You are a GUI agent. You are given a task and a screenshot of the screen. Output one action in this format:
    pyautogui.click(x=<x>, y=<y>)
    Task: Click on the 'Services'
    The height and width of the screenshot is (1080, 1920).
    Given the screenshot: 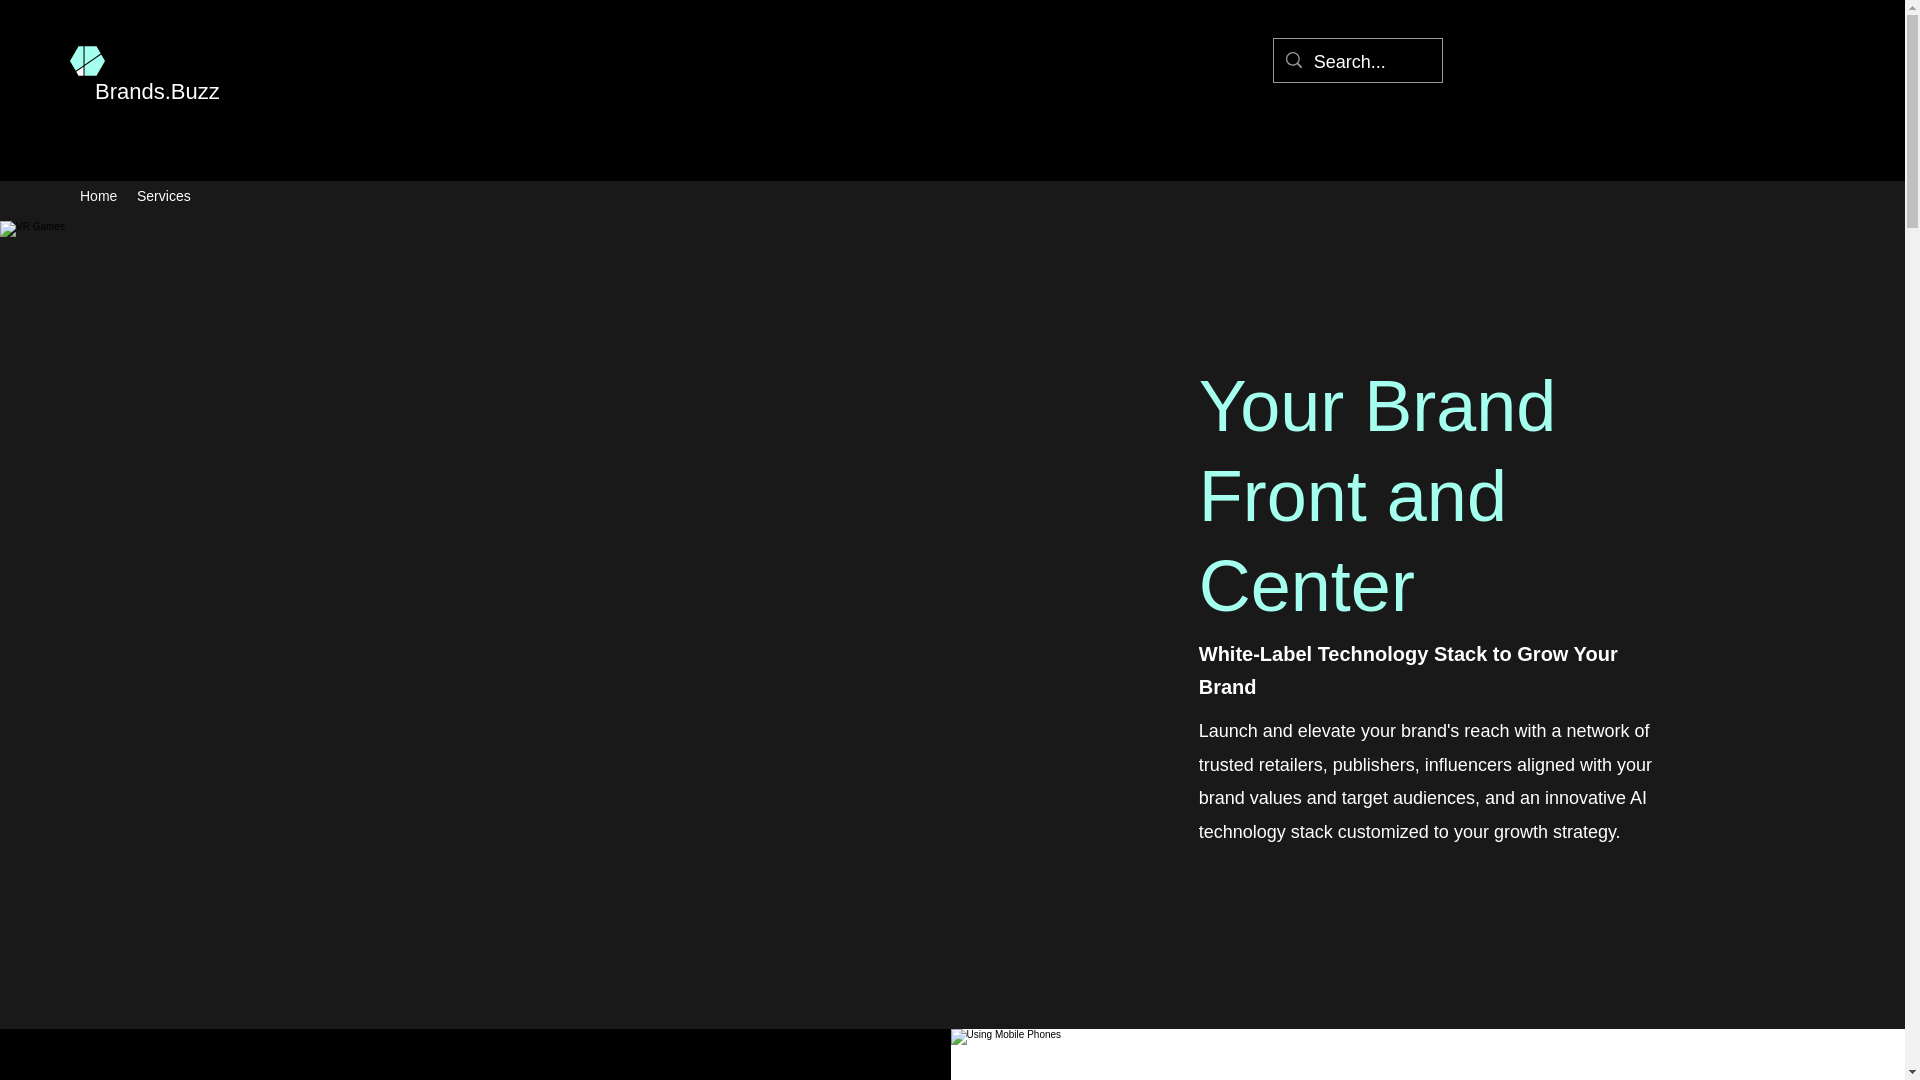 What is the action you would take?
    pyautogui.click(x=163, y=196)
    